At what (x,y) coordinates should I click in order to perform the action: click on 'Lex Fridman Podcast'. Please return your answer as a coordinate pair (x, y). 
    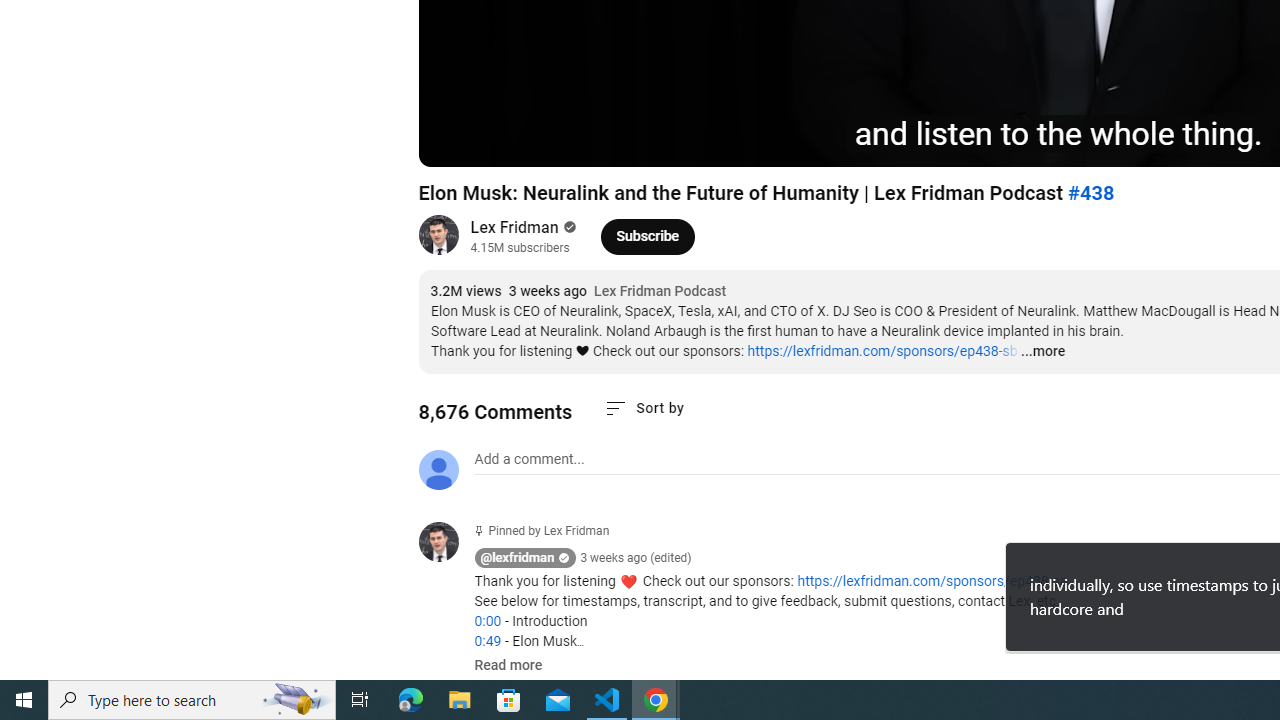
    Looking at the image, I should click on (660, 291).